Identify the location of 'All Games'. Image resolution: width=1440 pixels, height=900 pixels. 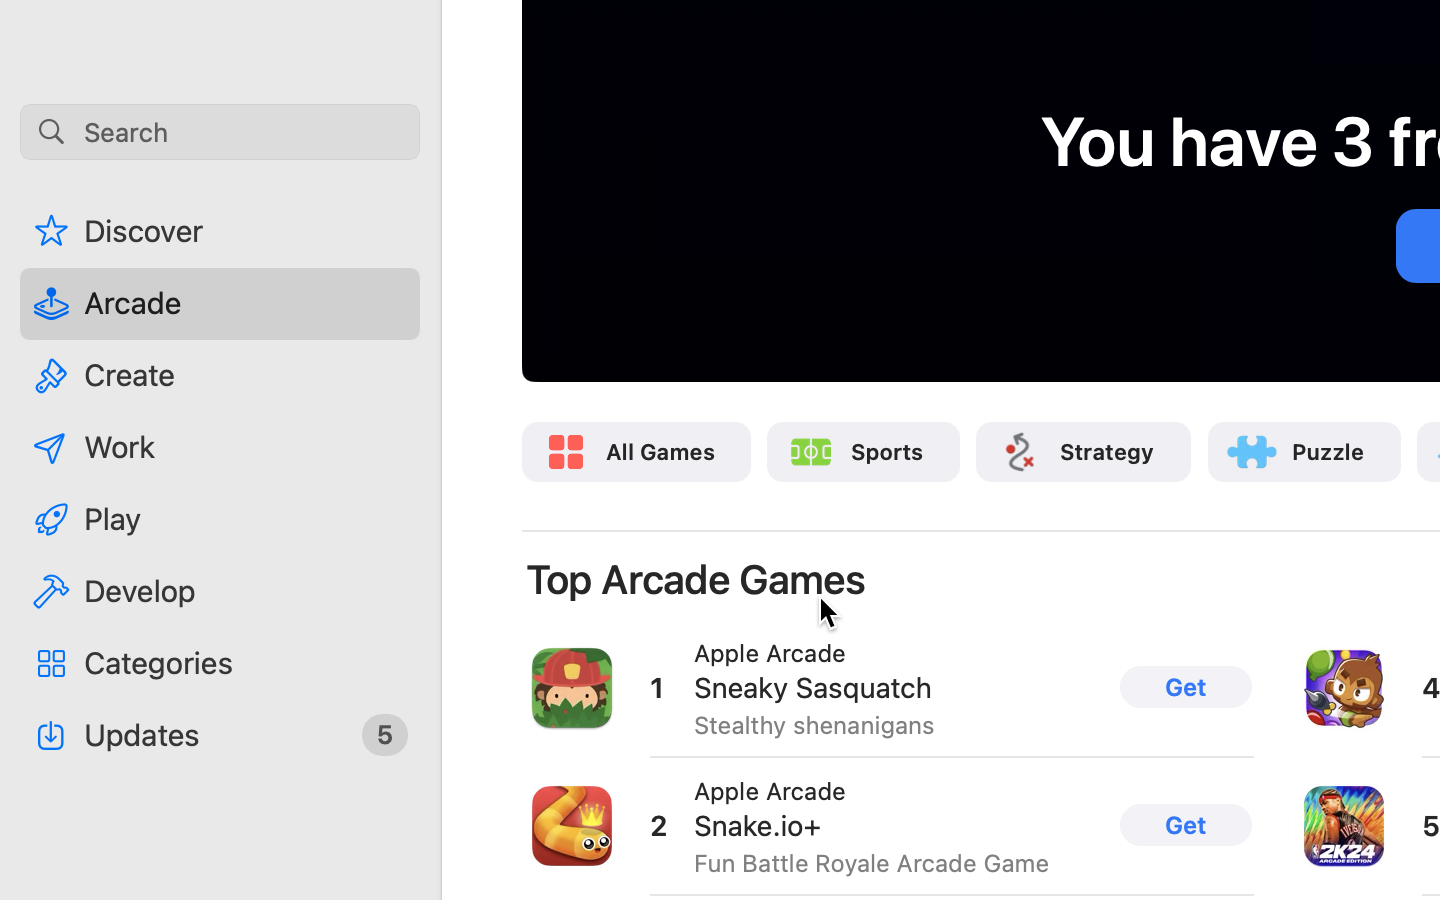
(659, 450).